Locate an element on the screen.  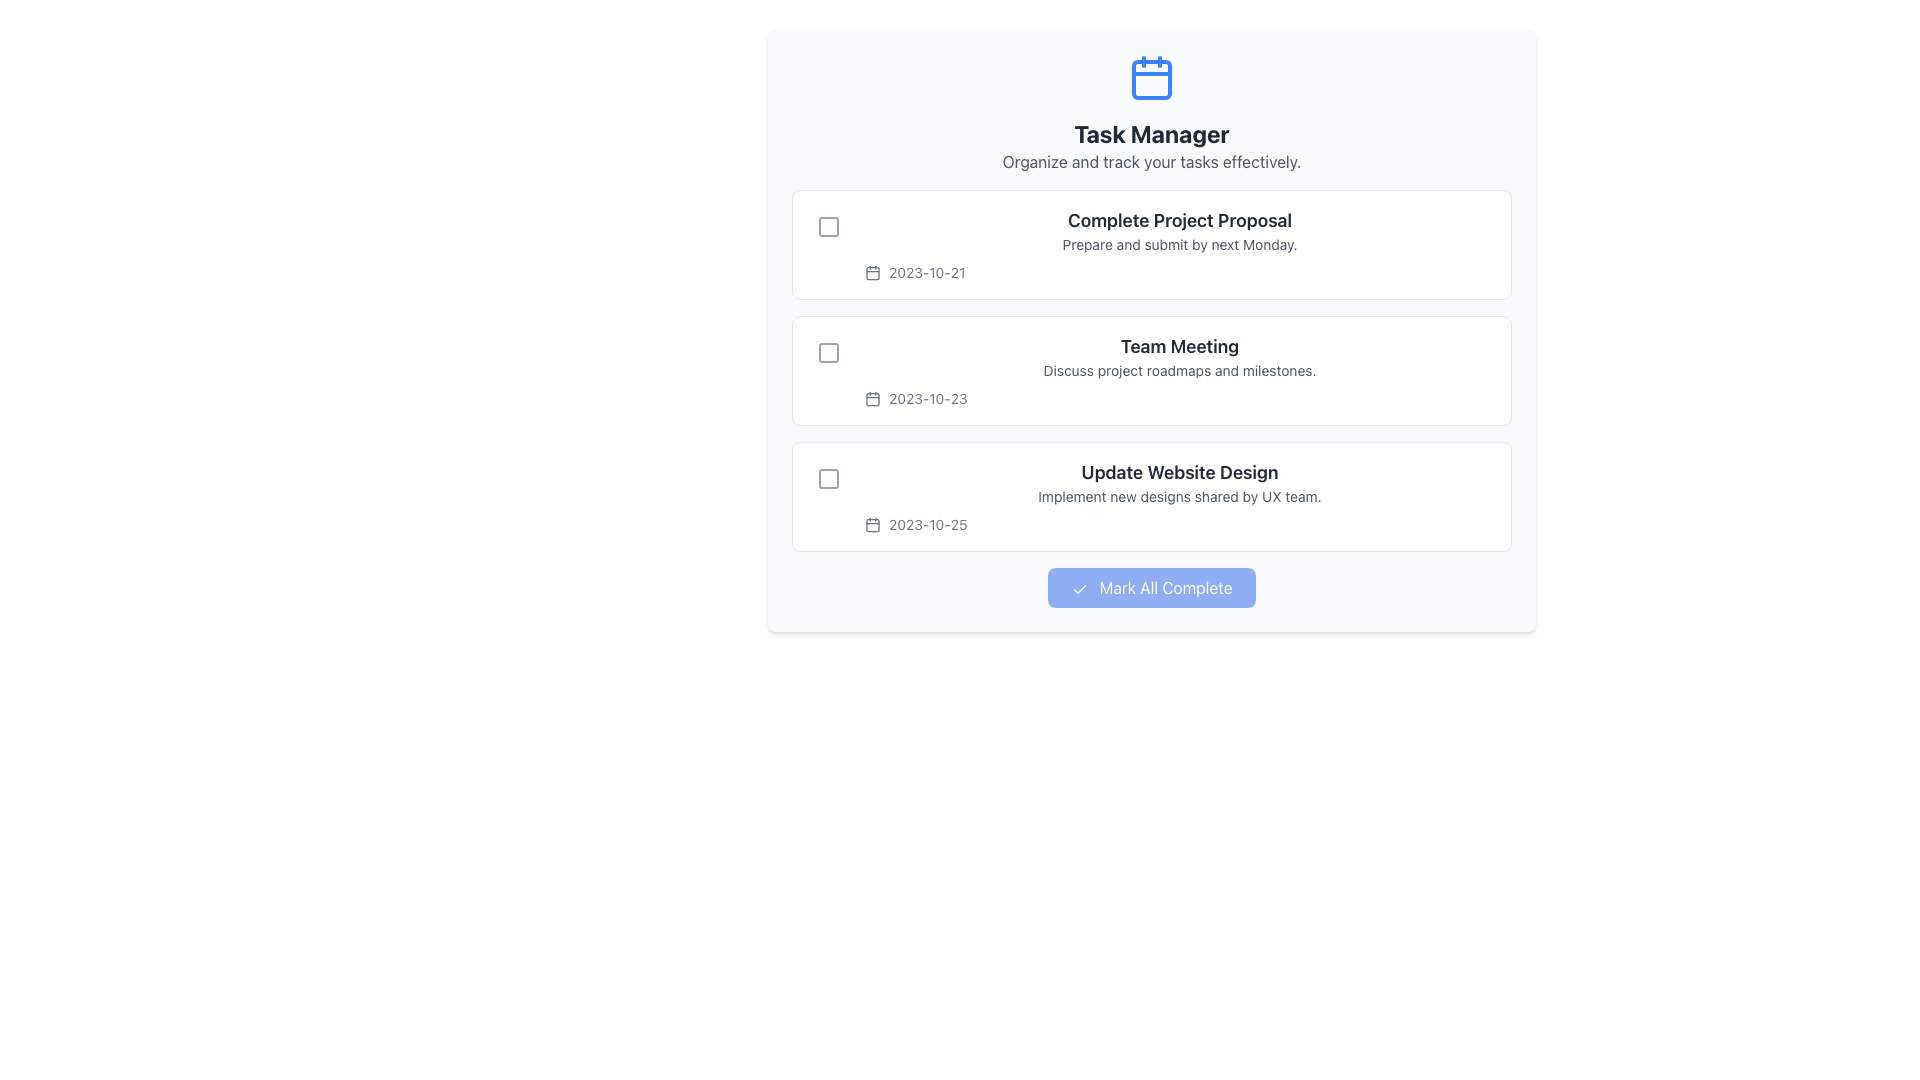
the calendar-shaped blue icon located at the top of the 'Task Manager' section, directly above the title 'Task Manager' is located at coordinates (1152, 76).